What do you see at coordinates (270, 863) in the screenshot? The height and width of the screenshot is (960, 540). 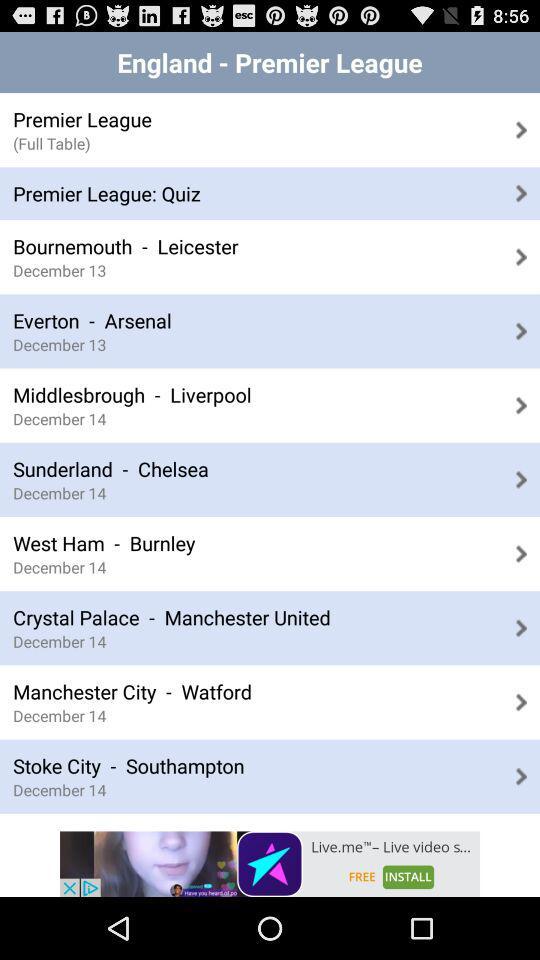 I see `live.me app page` at bounding box center [270, 863].